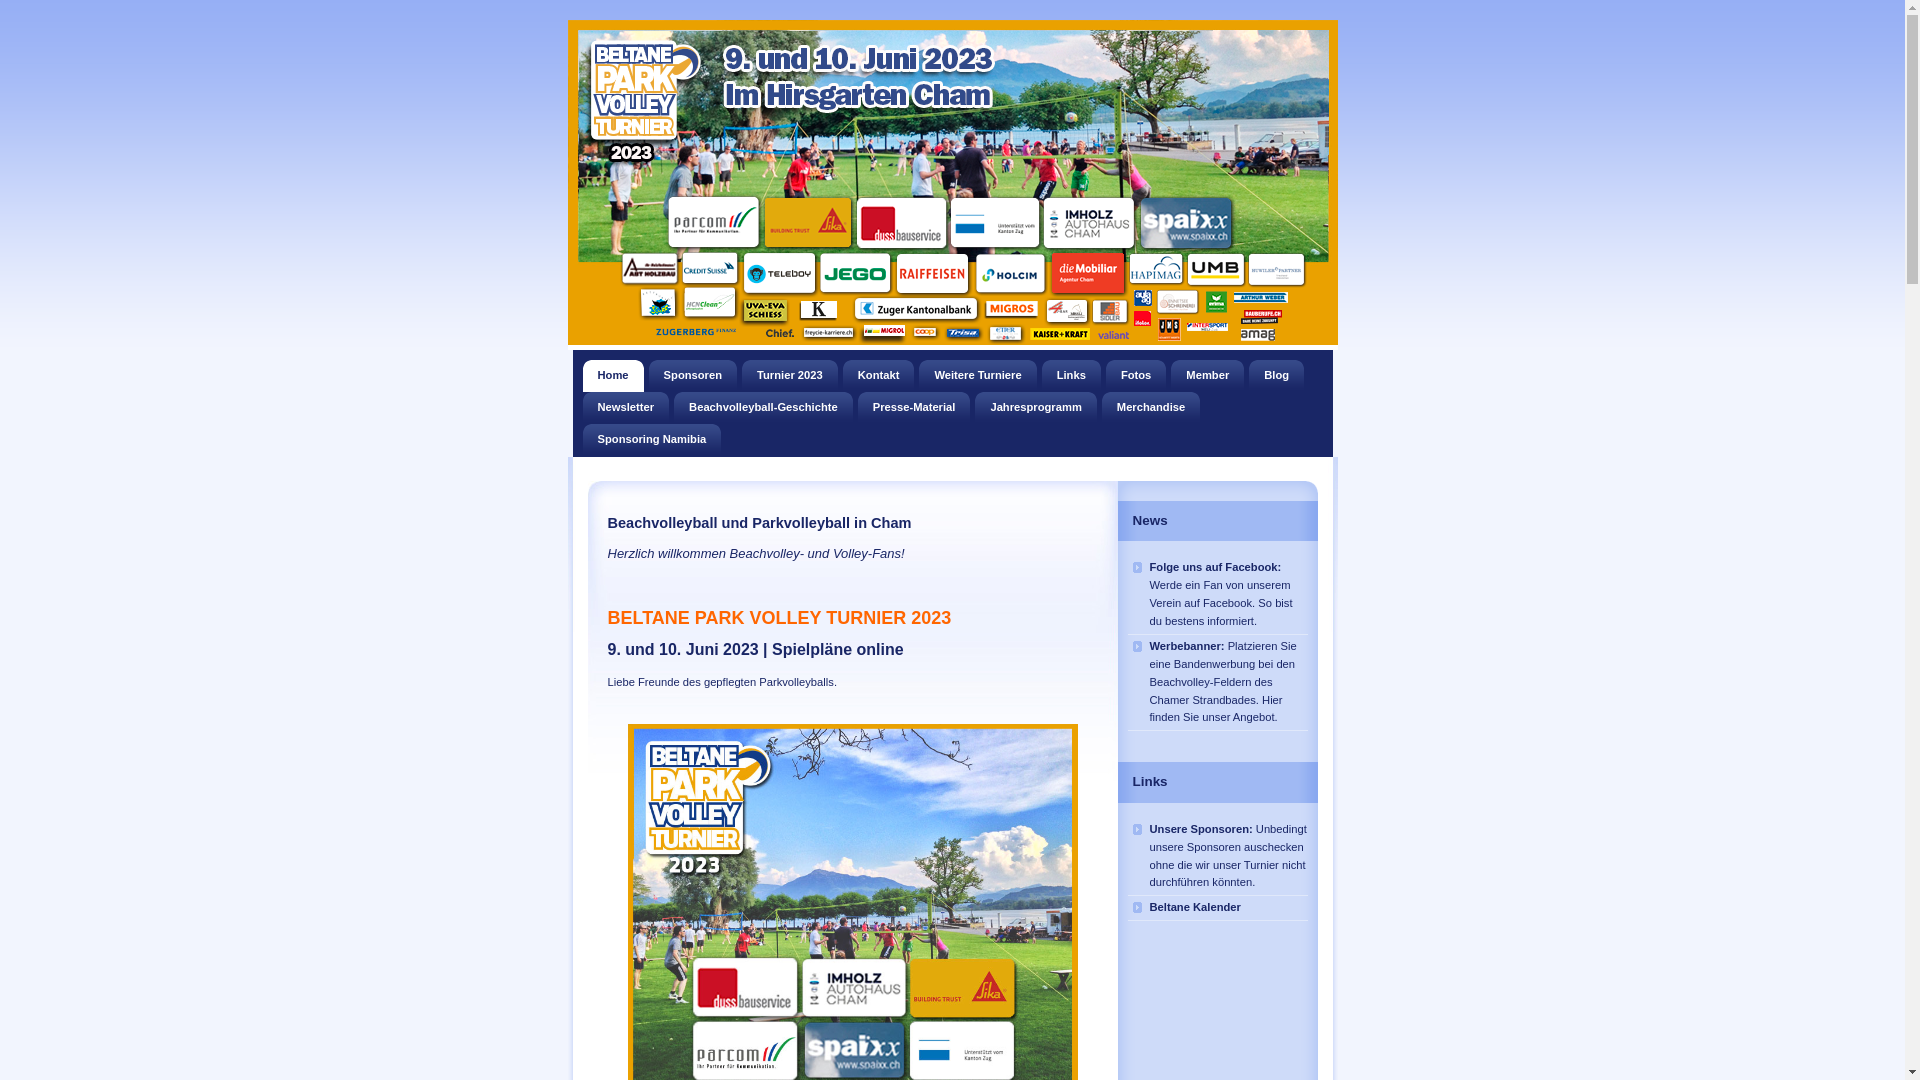 The height and width of the screenshot is (1080, 1920). What do you see at coordinates (1035, 407) in the screenshot?
I see `'Jahresprogramm` at bounding box center [1035, 407].